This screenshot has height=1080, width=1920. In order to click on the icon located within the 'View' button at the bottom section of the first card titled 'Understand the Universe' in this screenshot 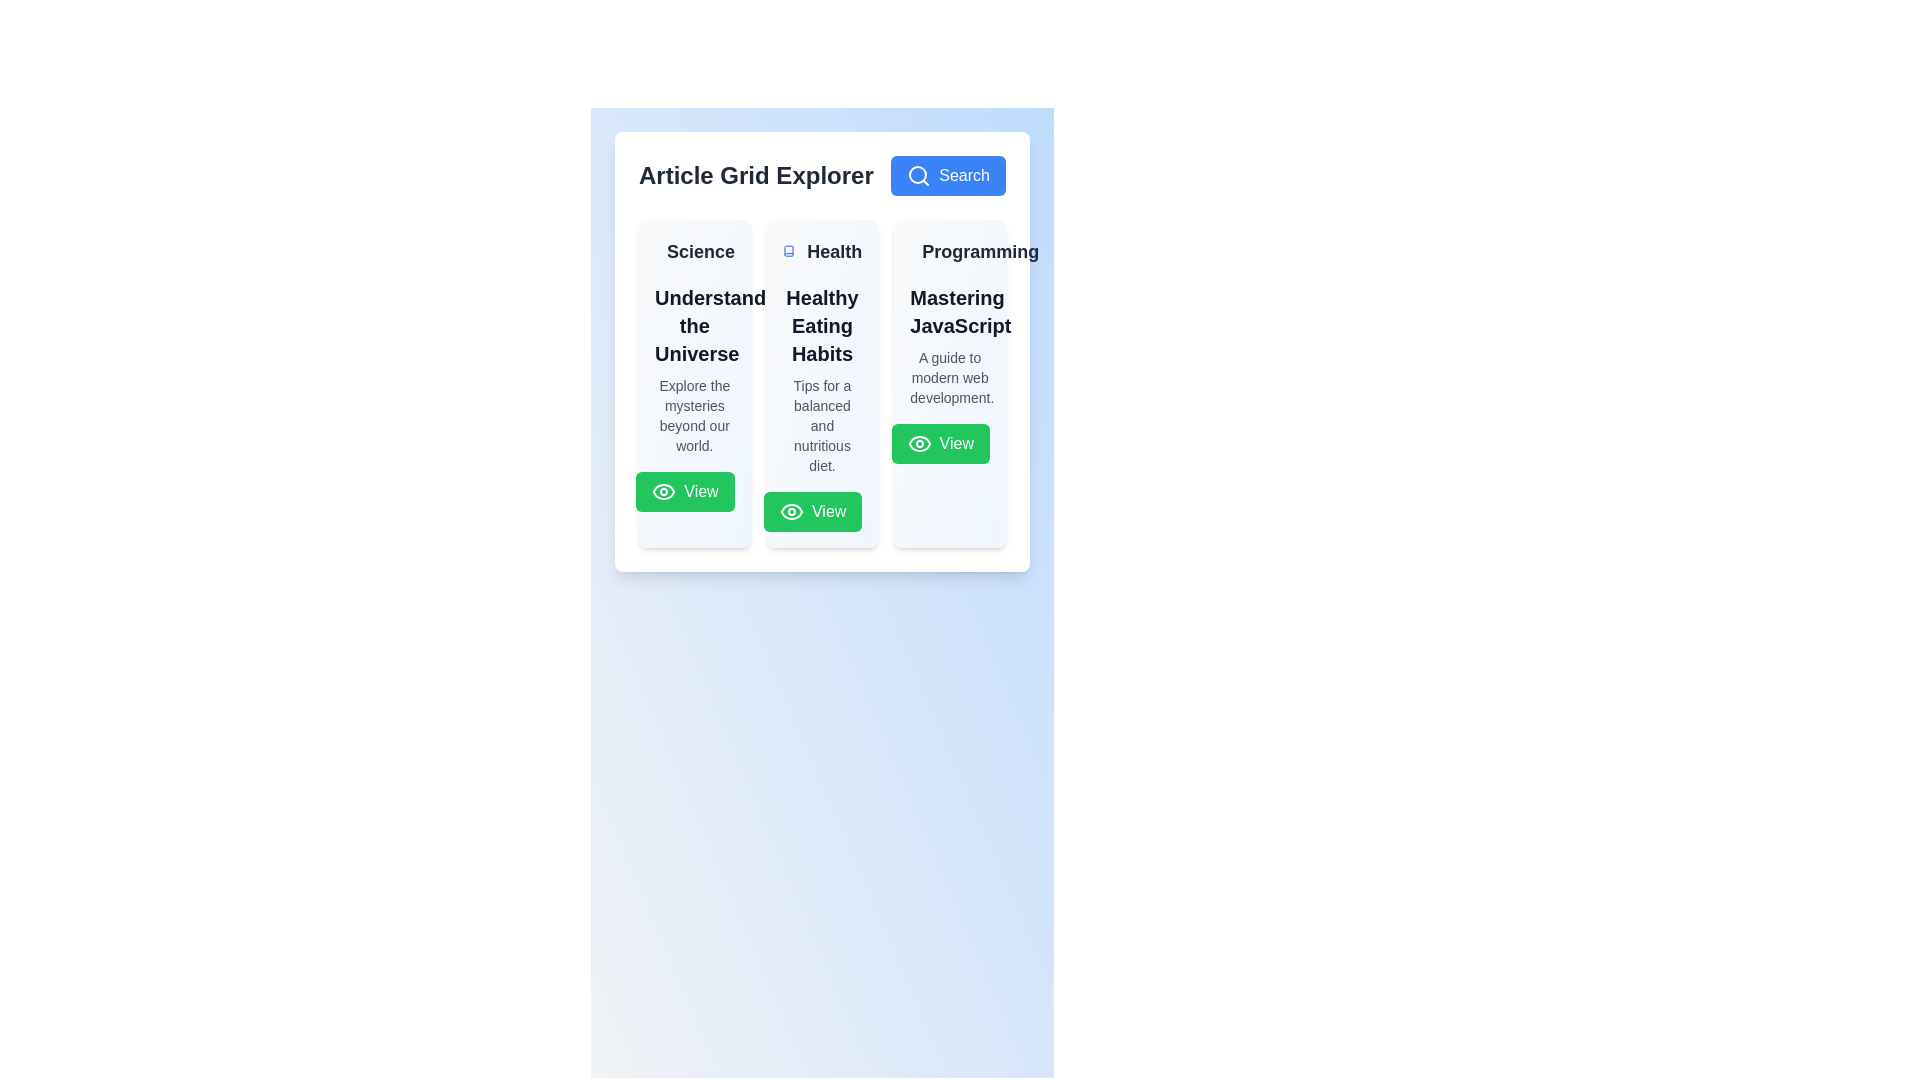, I will do `click(663, 492)`.